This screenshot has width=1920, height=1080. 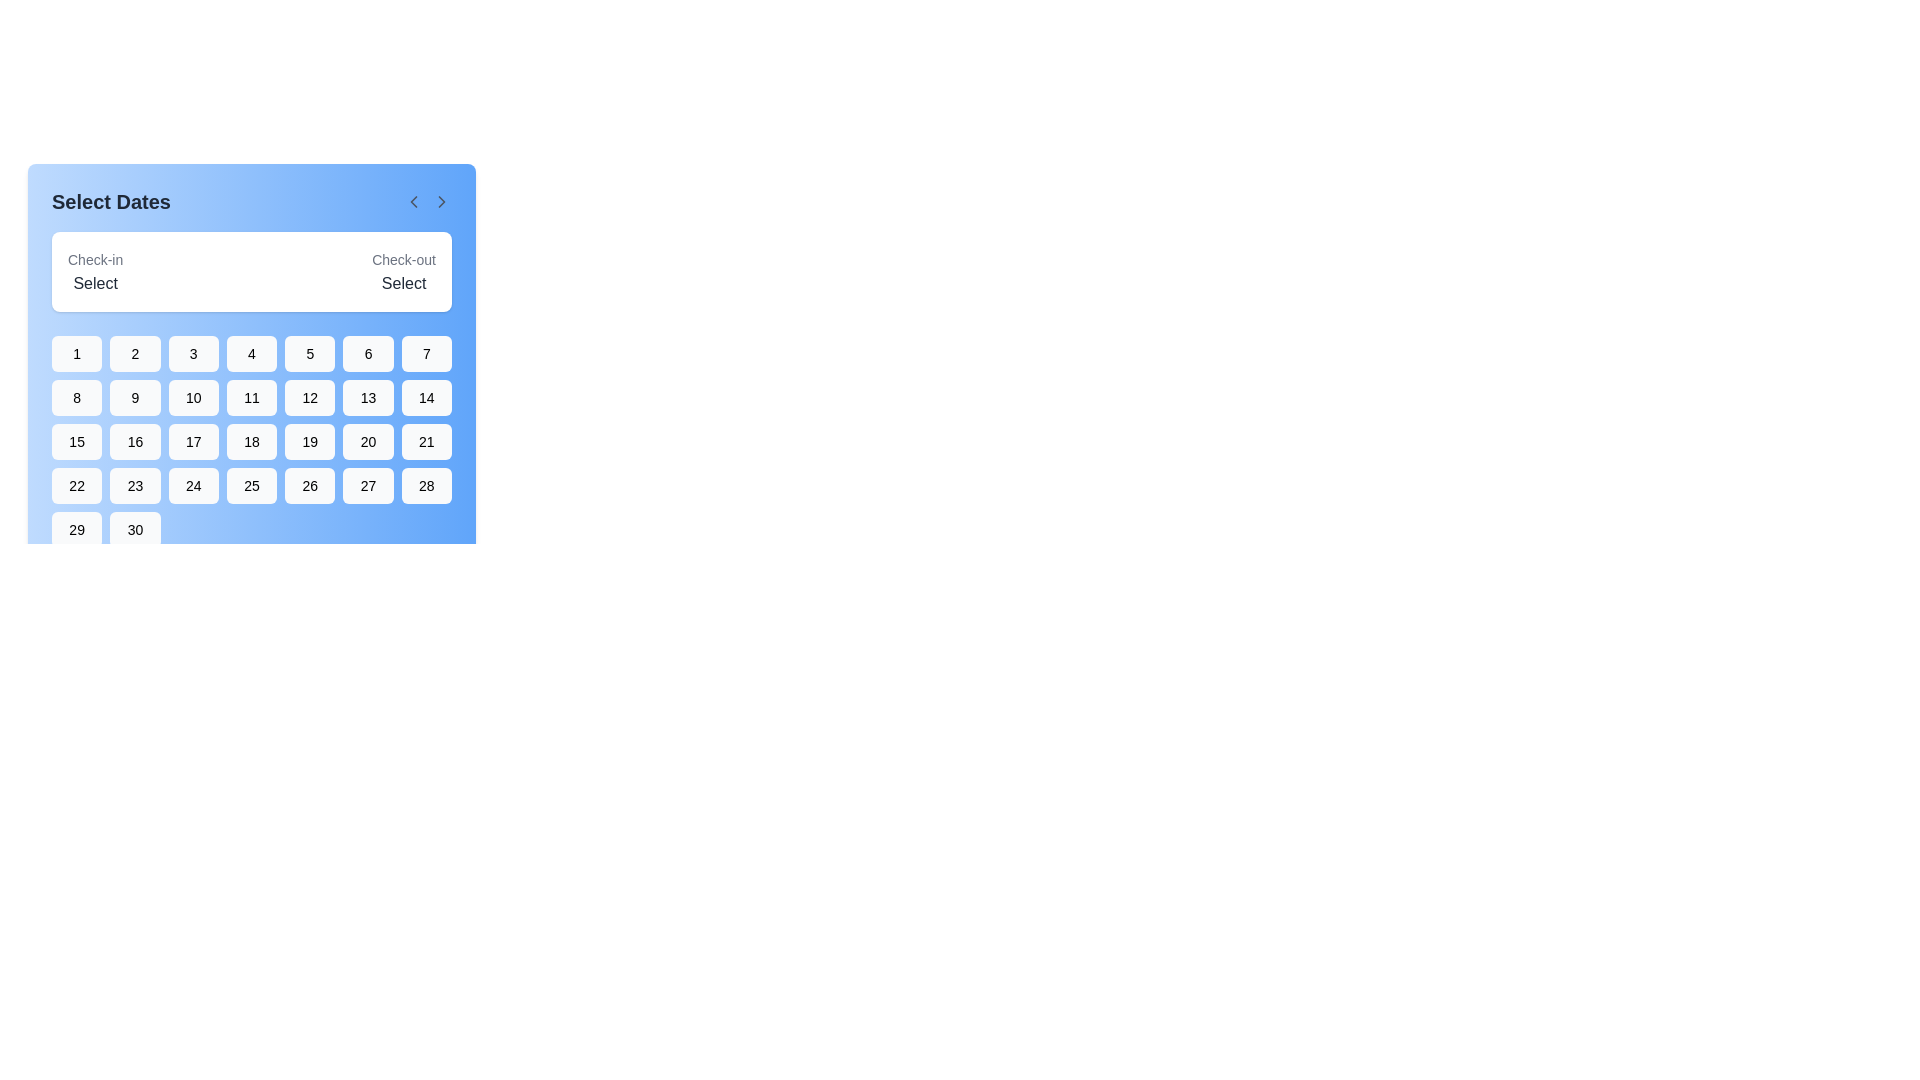 What do you see at coordinates (77, 397) in the screenshot?
I see `the rounded rectangular button with a black numeral '8' on a white background in the grid-style calendar layout` at bounding box center [77, 397].